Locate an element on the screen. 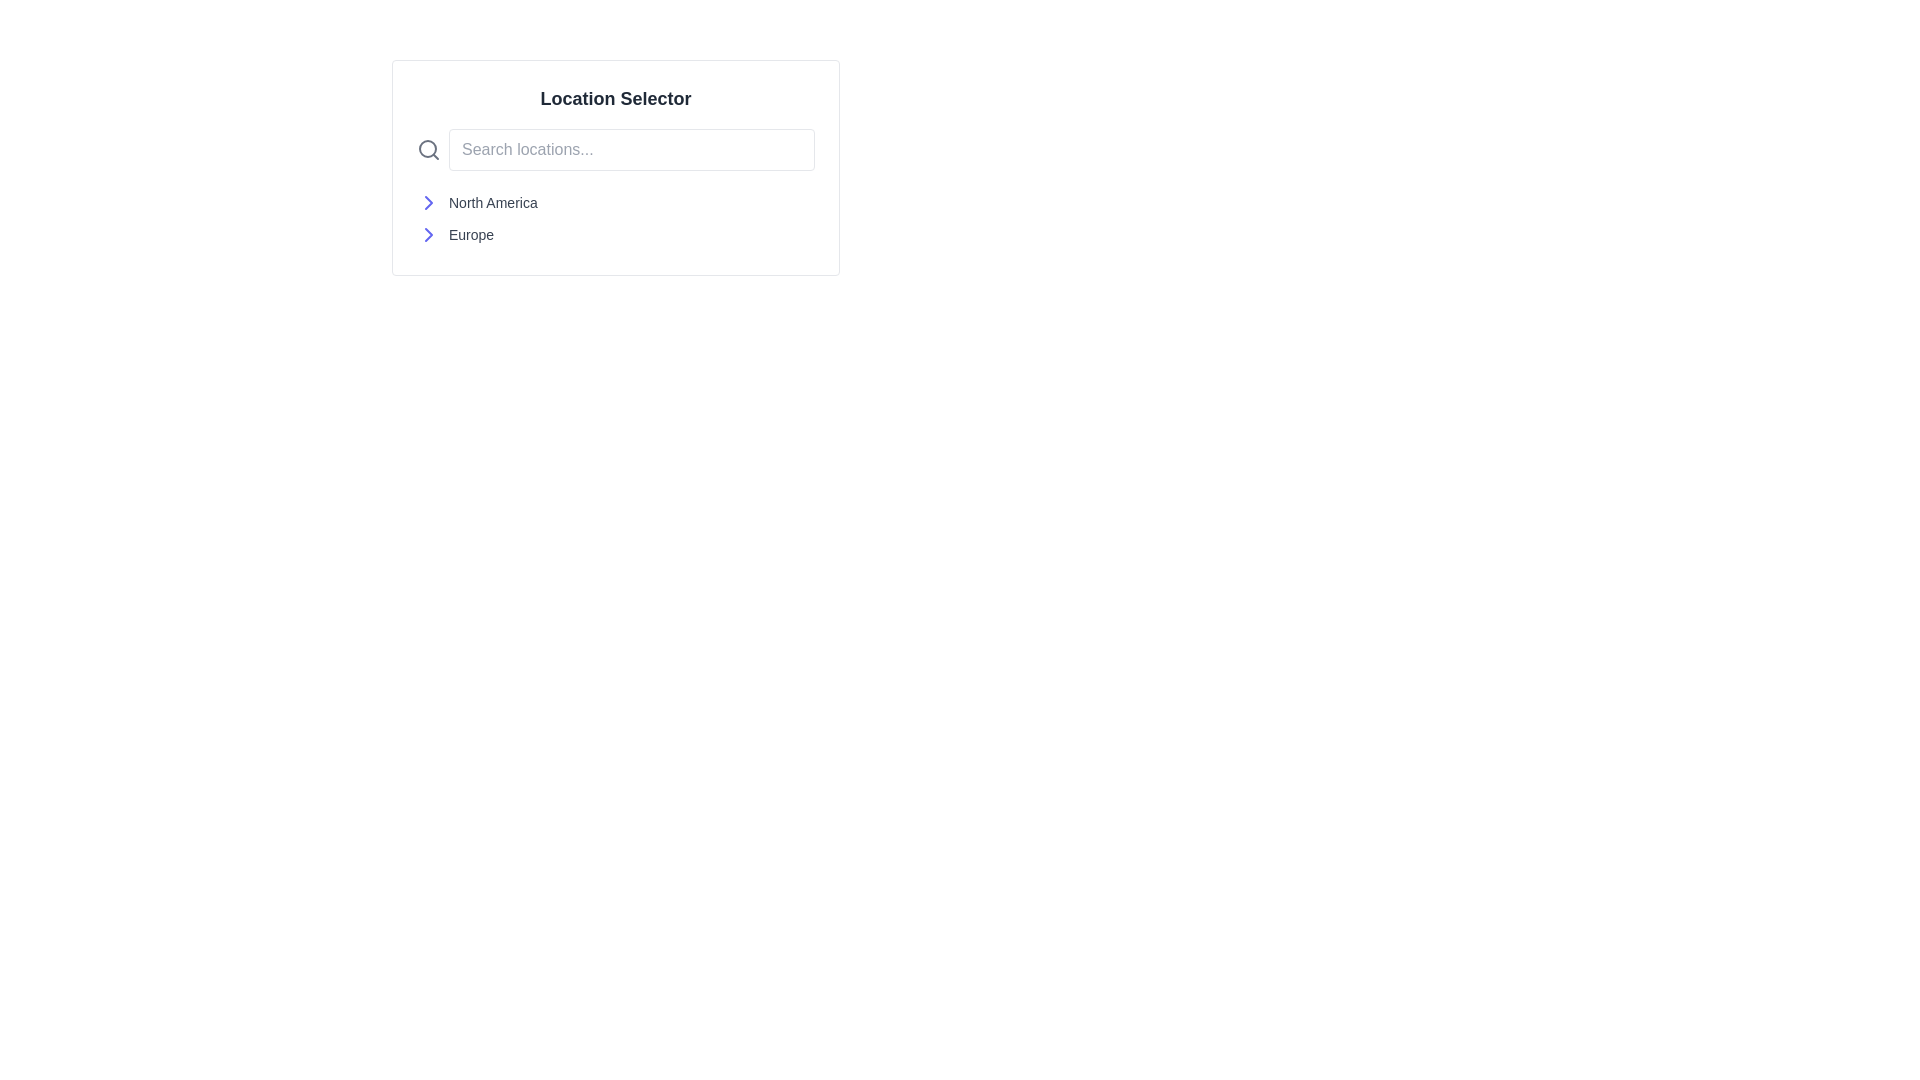 Image resolution: width=1920 pixels, height=1080 pixels. the vertically stacked list of location options 'North America' and 'Europe' located below the 'Location Selector' search bar is located at coordinates (614, 219).